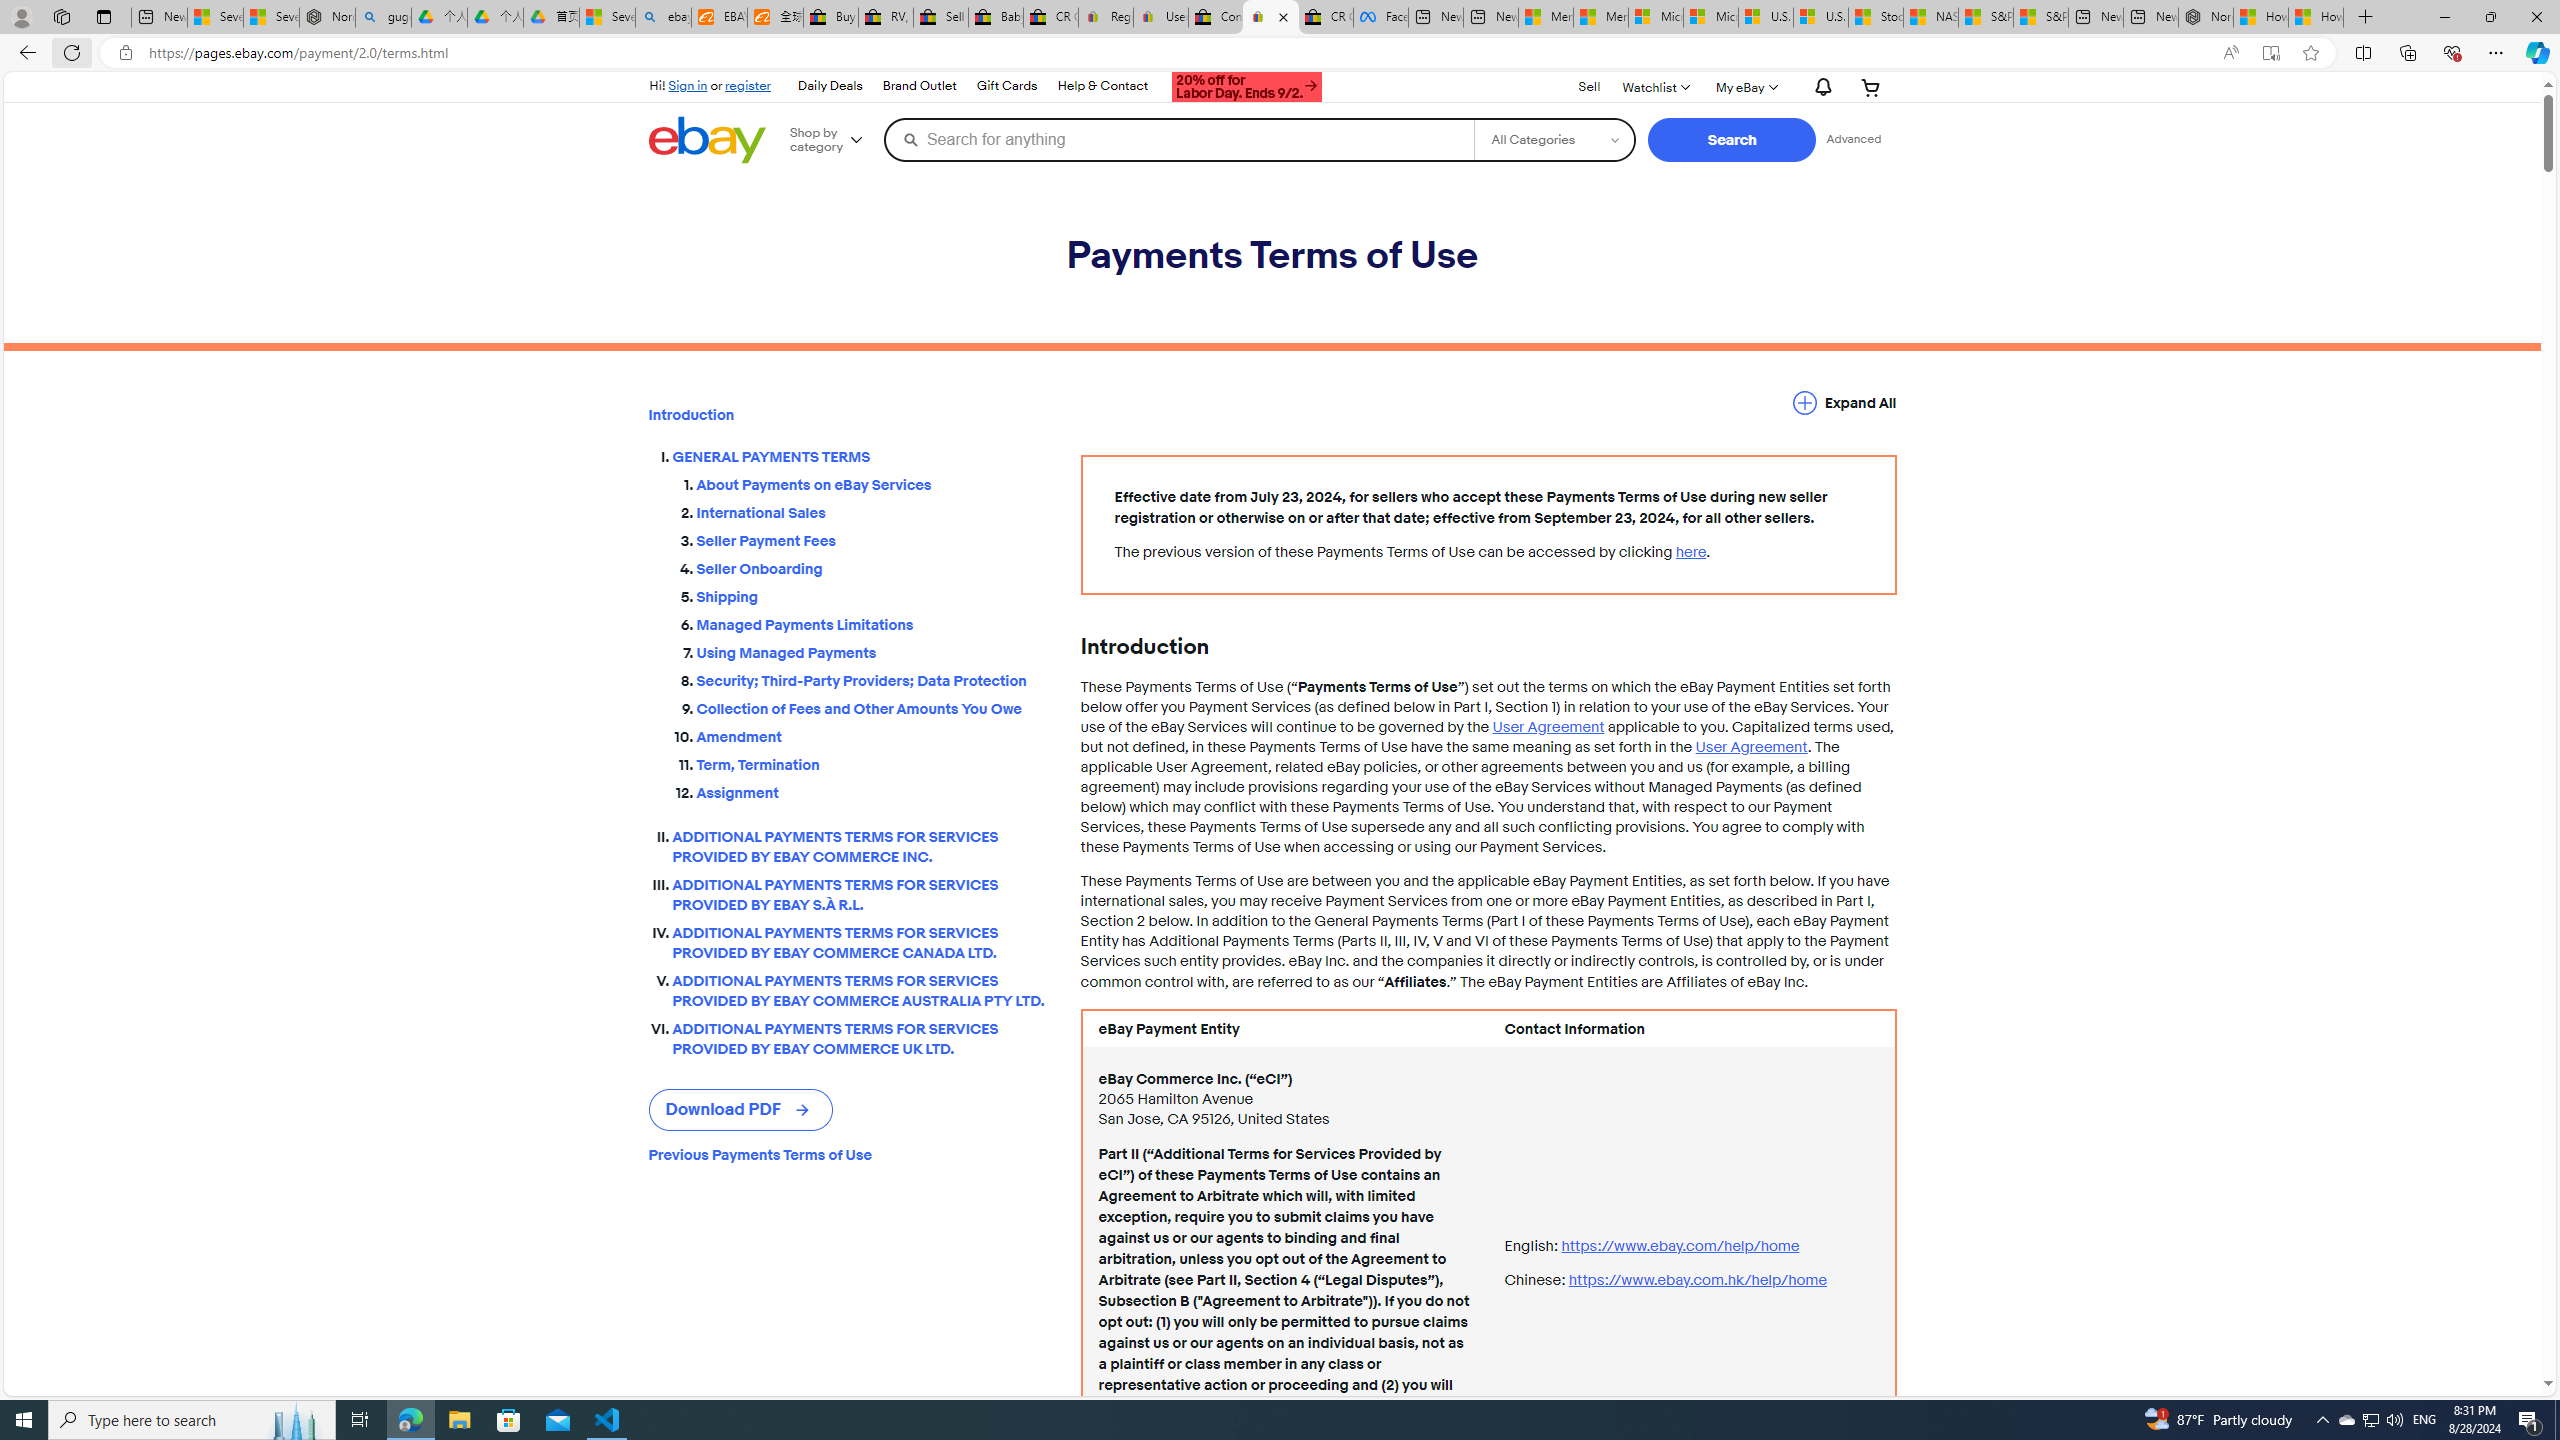  What do you see at coordinates (872, 597) in the screenshot?
I see `'Shipping'` at bounding box center [872, 597].